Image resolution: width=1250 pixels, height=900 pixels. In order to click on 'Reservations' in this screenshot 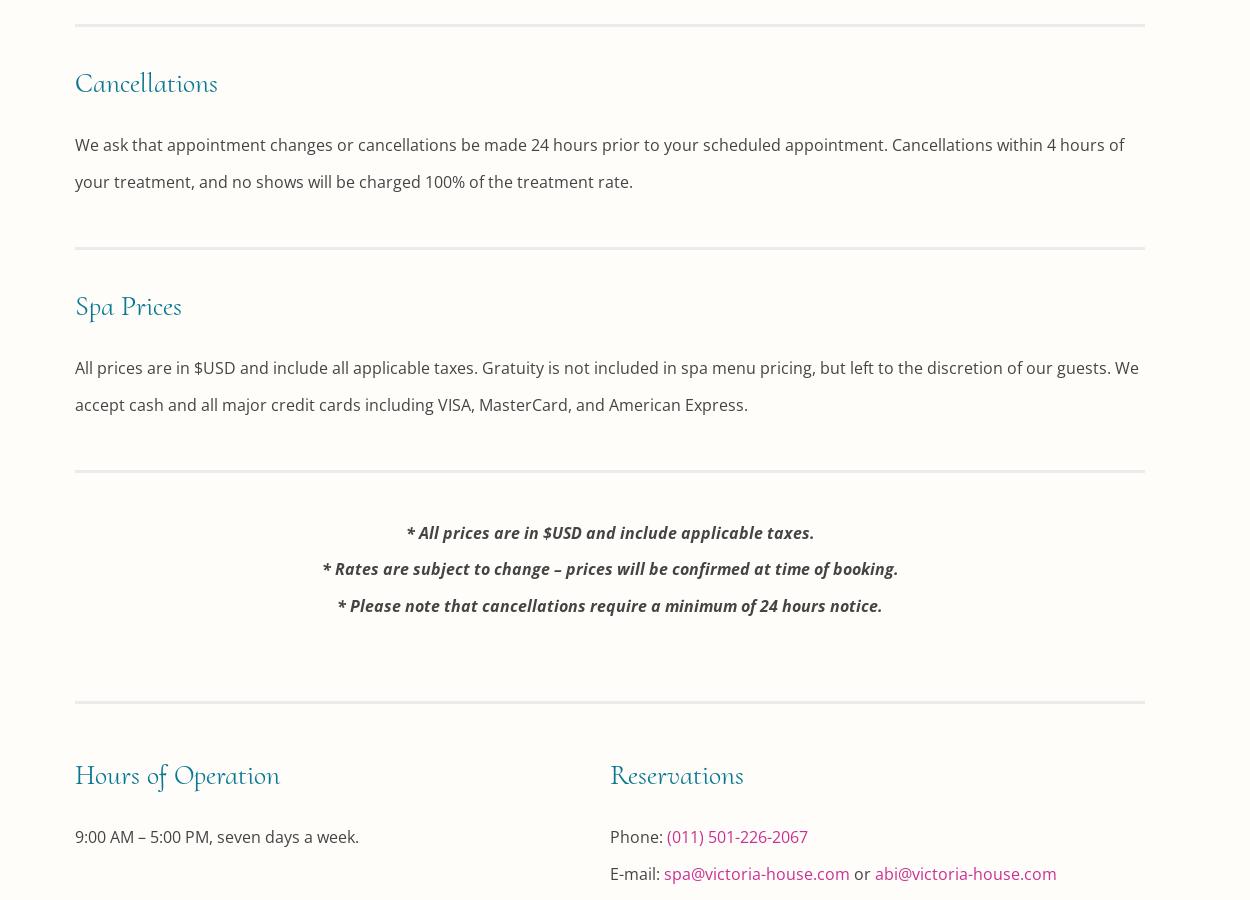, I will do `click(677, 773)`.